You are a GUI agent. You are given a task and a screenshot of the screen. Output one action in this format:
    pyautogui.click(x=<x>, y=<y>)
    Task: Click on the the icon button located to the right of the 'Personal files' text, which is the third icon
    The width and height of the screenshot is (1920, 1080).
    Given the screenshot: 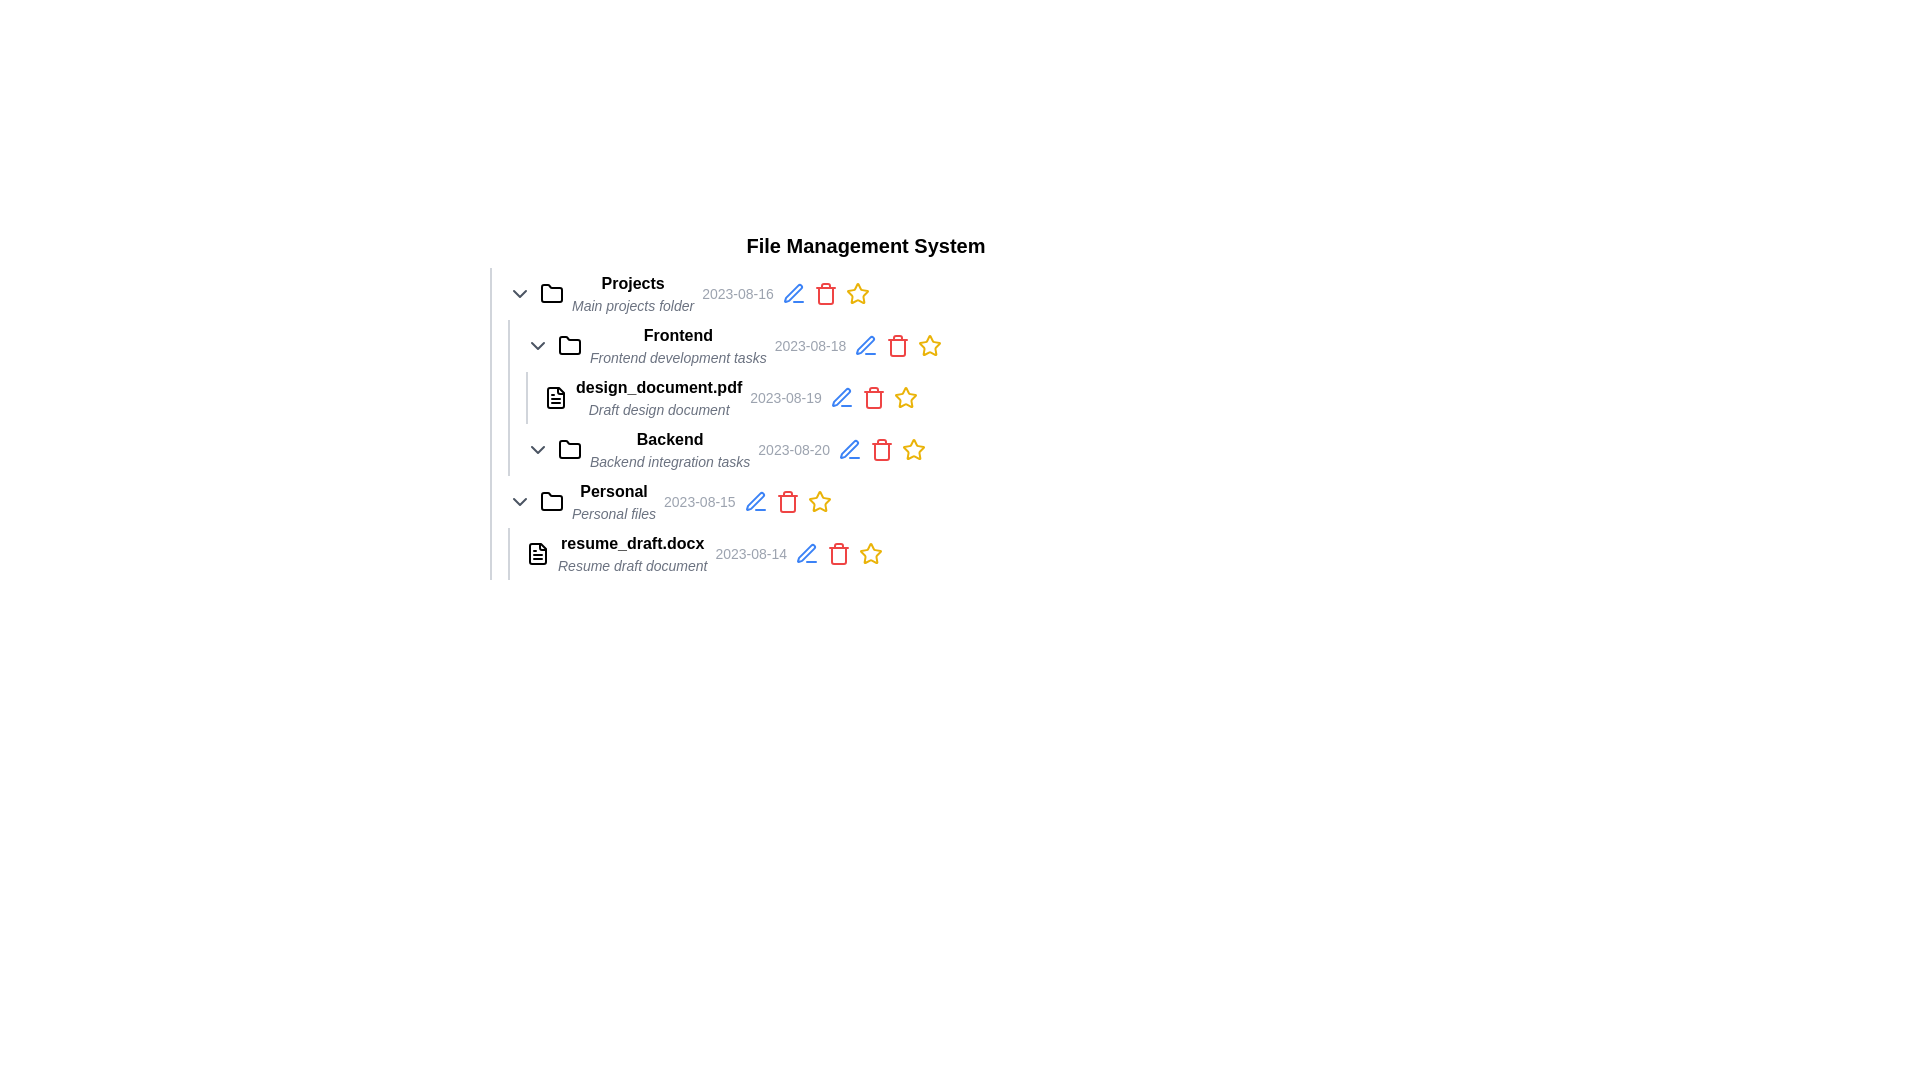 What is the action you would take?
    pyautogui.click(x=754, y=500)
    